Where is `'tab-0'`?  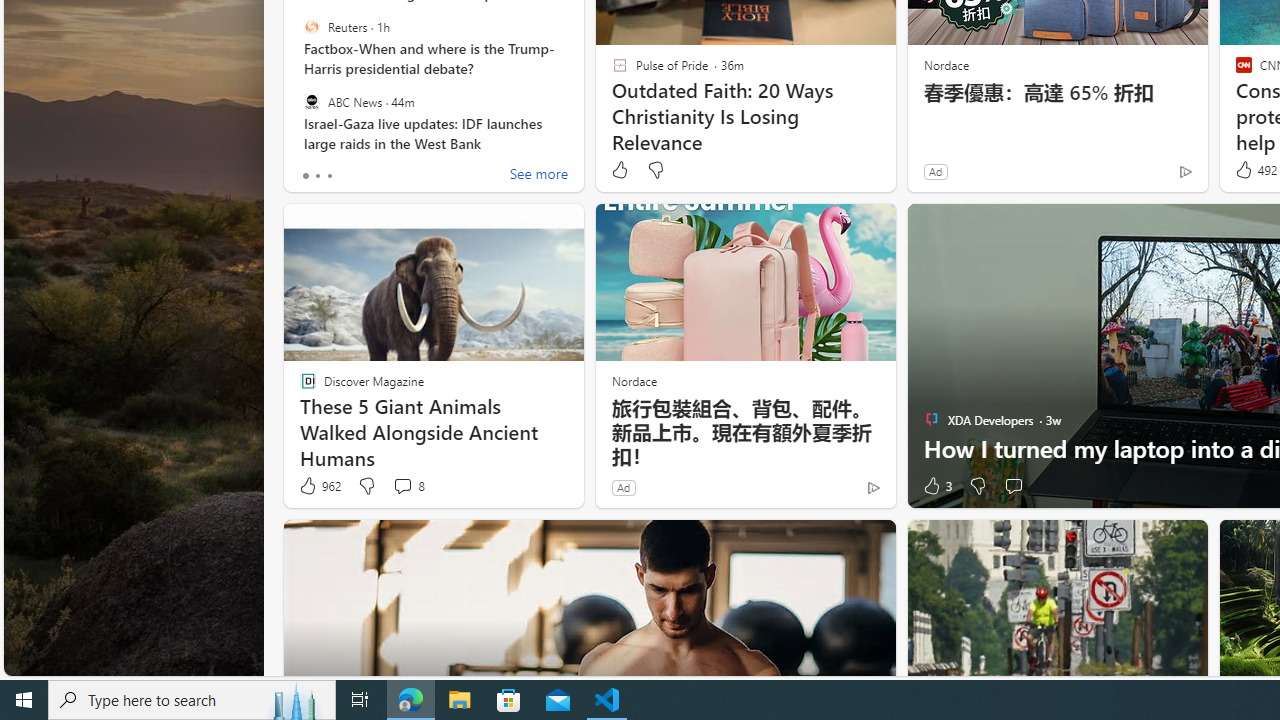 'tab-0' is located at coordinates (304, 175).